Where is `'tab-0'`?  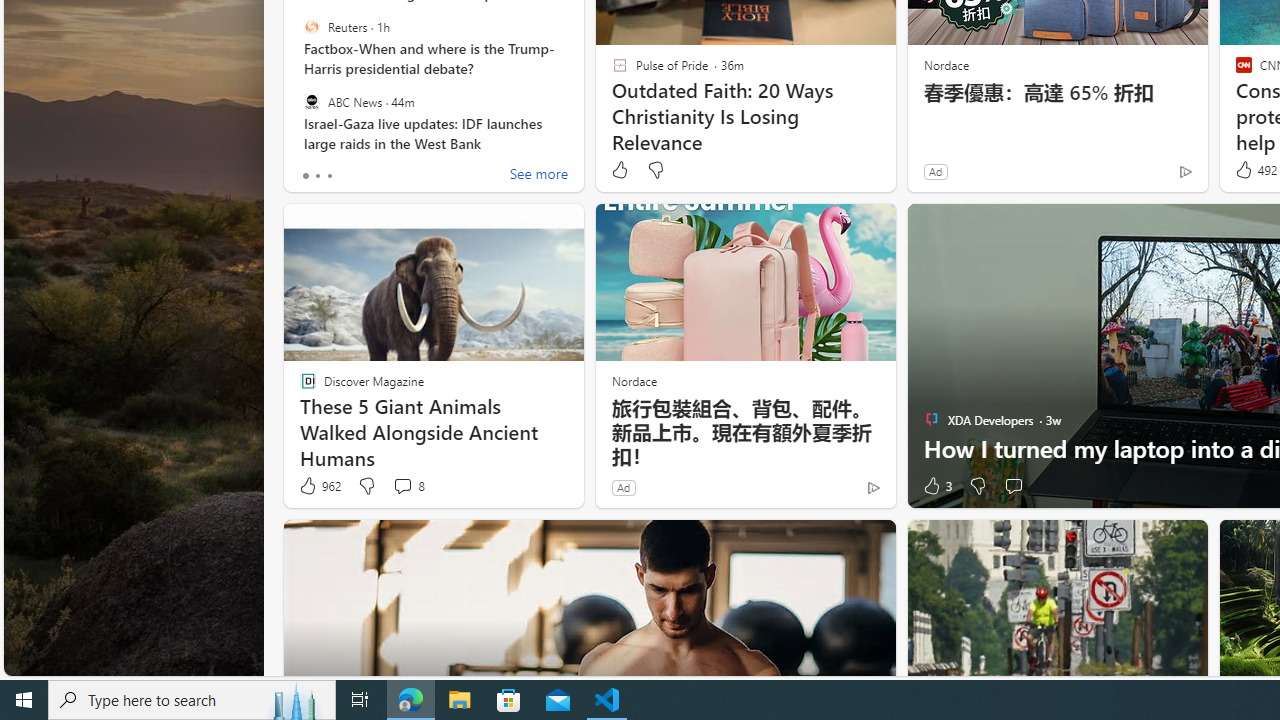 'tab-0' is located at coordinates (304, 175).